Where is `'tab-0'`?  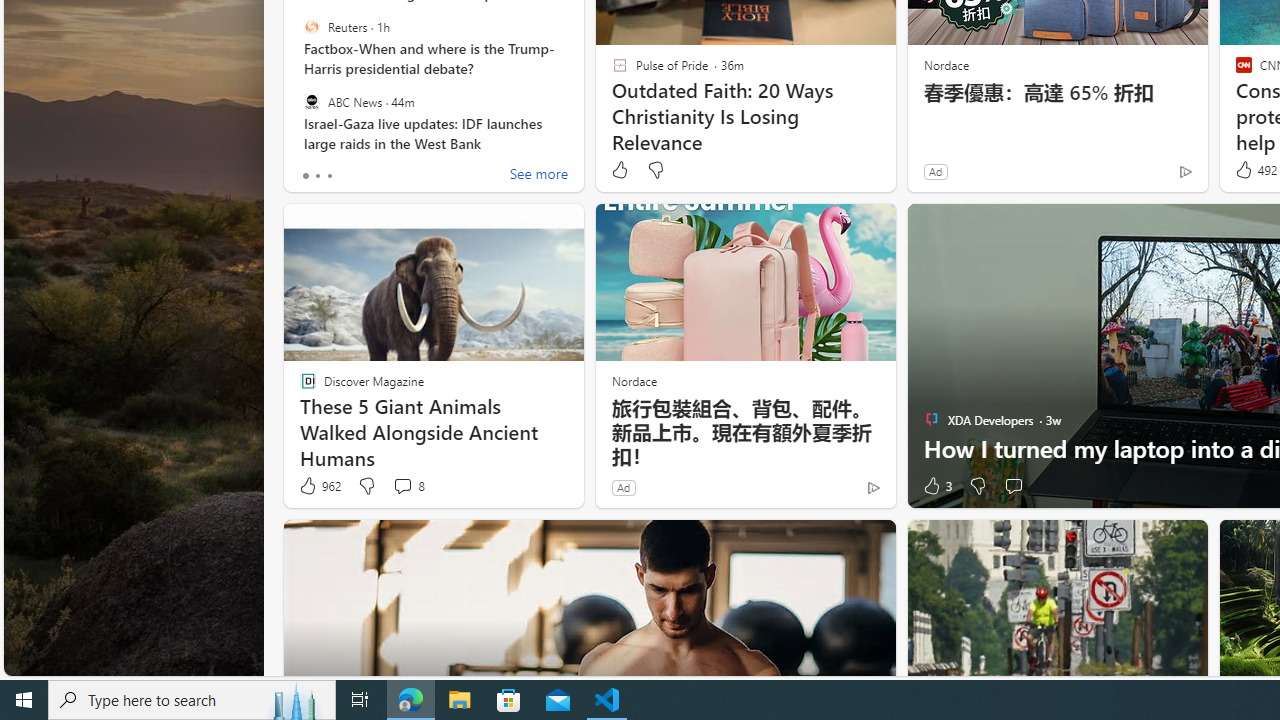 'tab-0' is located at coordinates (304, 175).